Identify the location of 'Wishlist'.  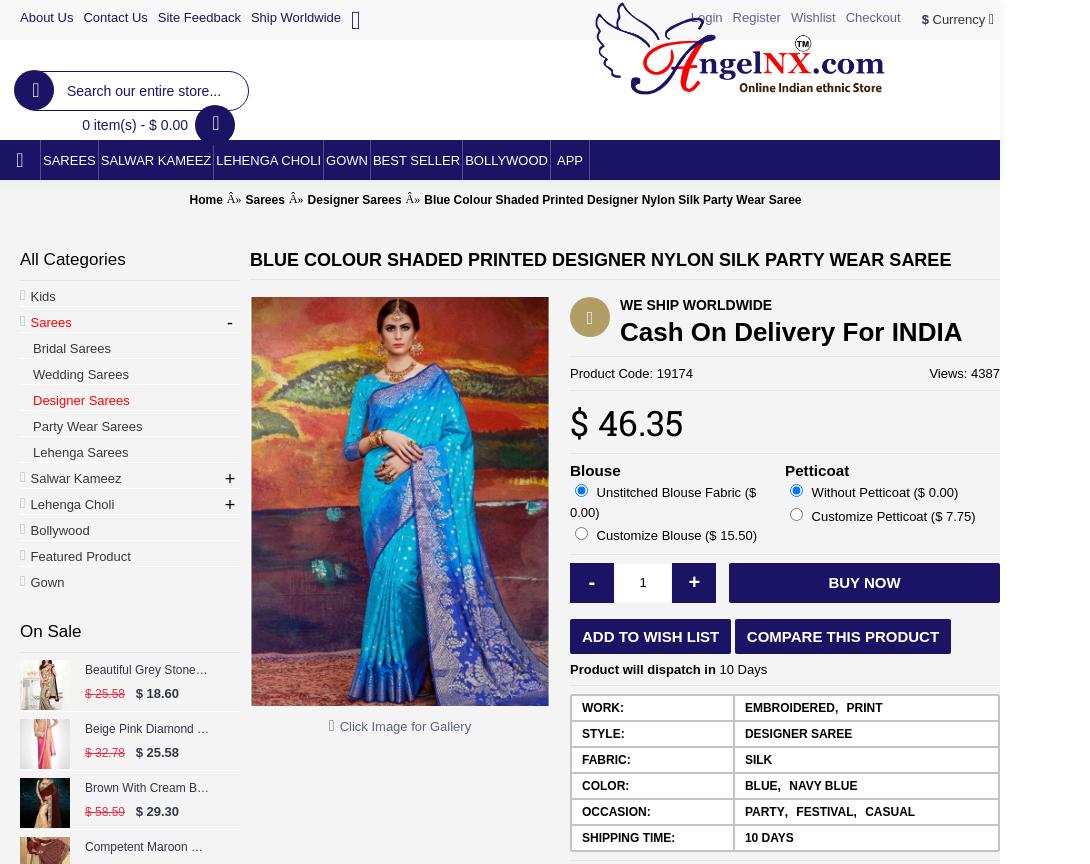
(812, 16).